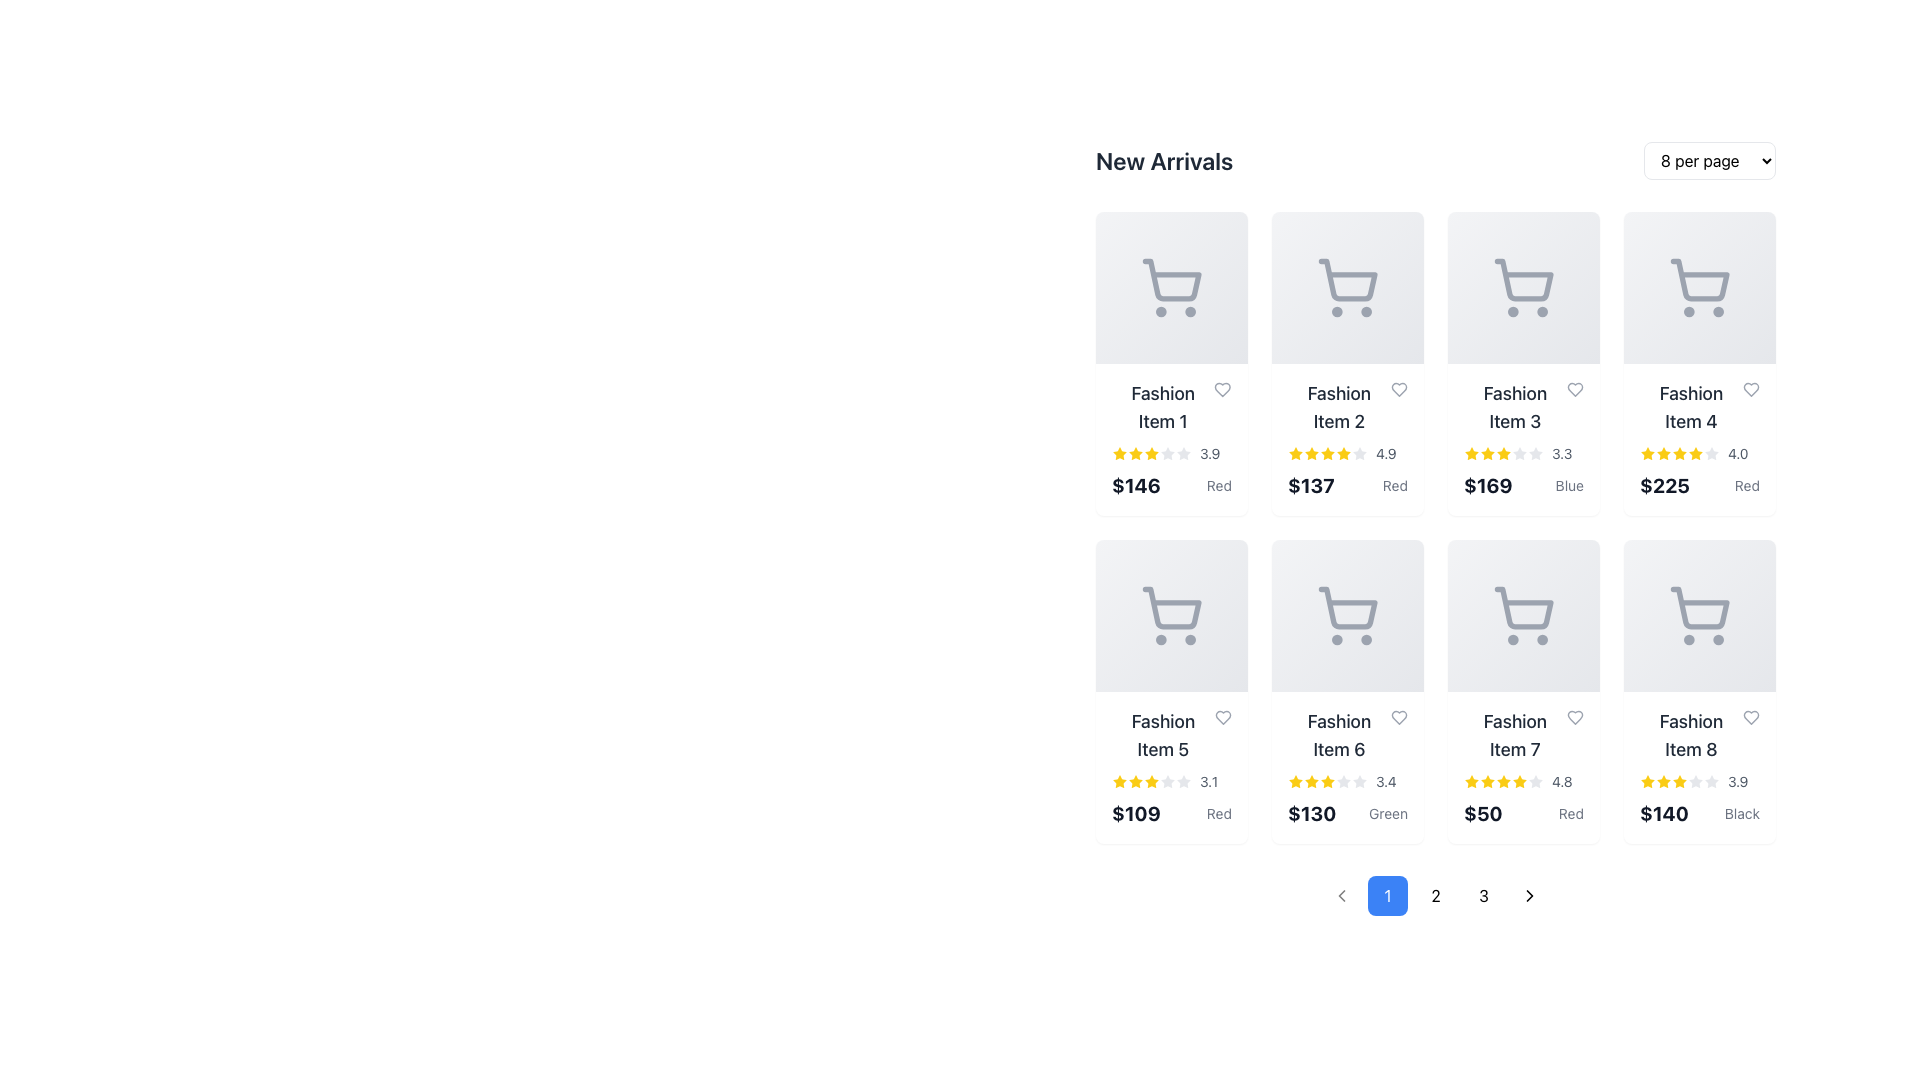 This screenshot has width=1920, height=1080. Describe the element at coordinates (1342, 894) in the screenshot. I see `the first pagination button, which is disabled and located to the left of the blue-highlighted button labeled '1', to attempt navigation` at that location.